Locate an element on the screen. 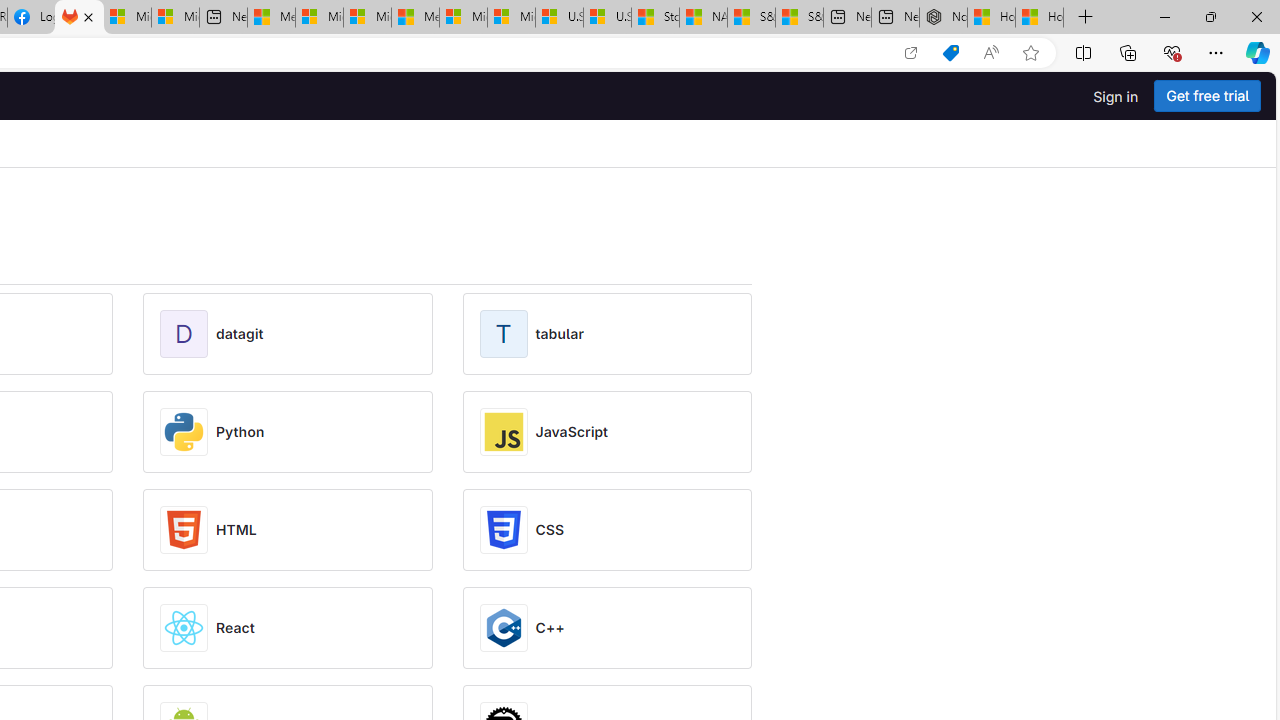  'datagit' is located at coordinates (240, 333).